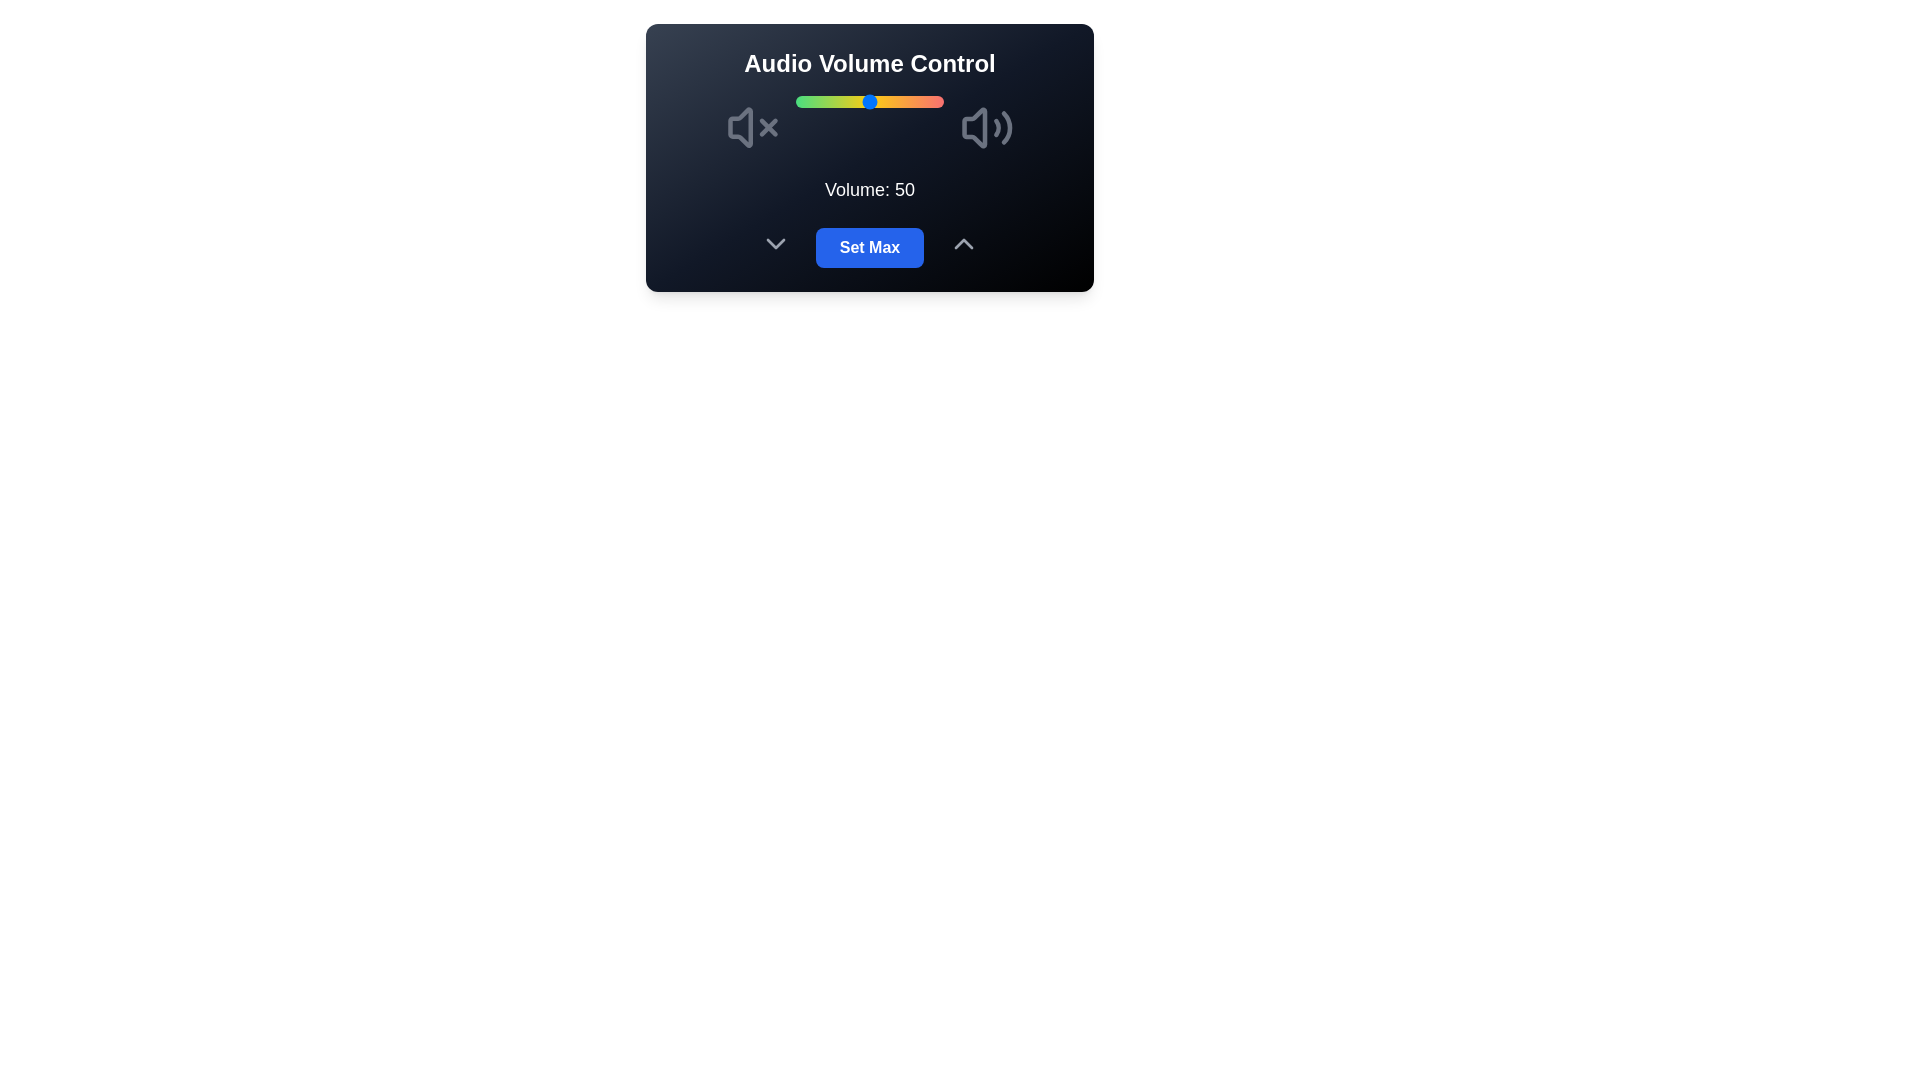  What do you see at coordinates (925, 101) in the screenshot?
I see `the volume slider to 88 percent` at bounding box center [925, 101].